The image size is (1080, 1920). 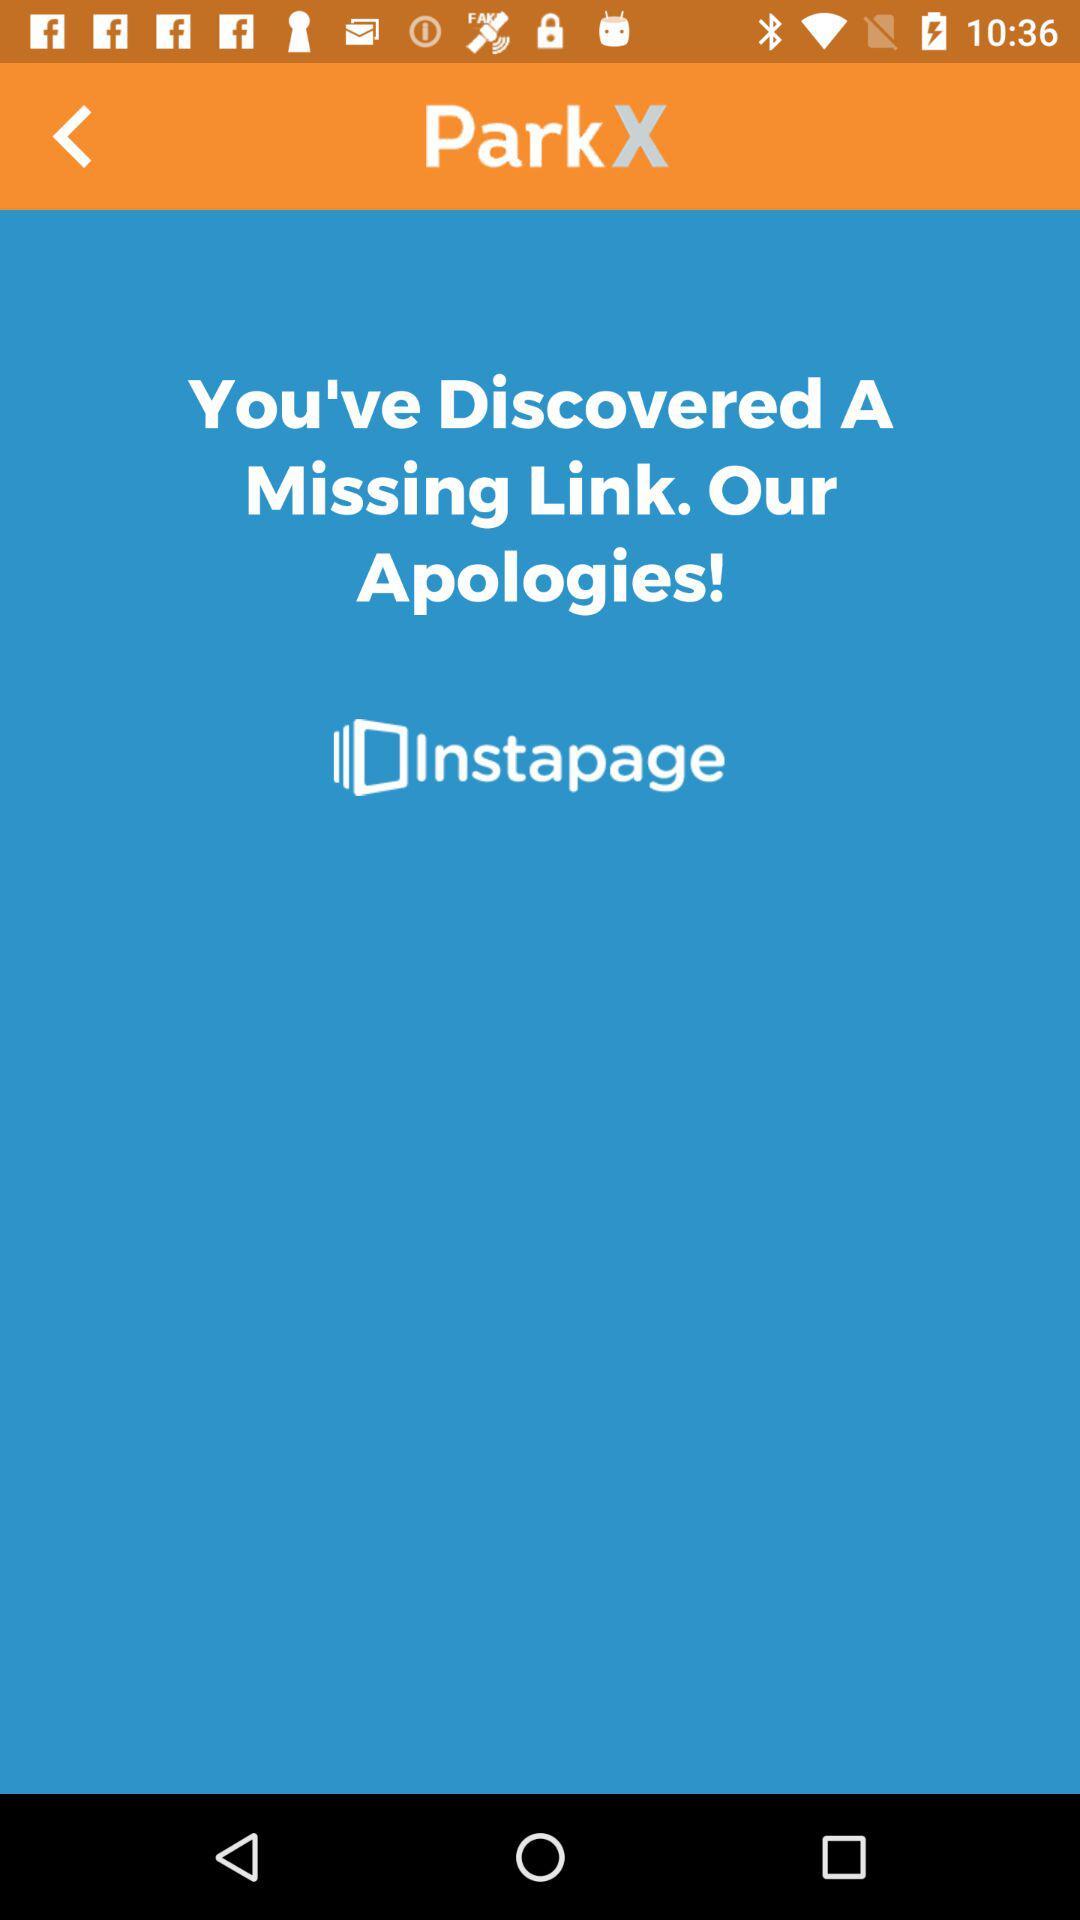 What do you see at coordinates (72, 135) in the screenshot?
I see `previous` at bounding box center [72, 135].